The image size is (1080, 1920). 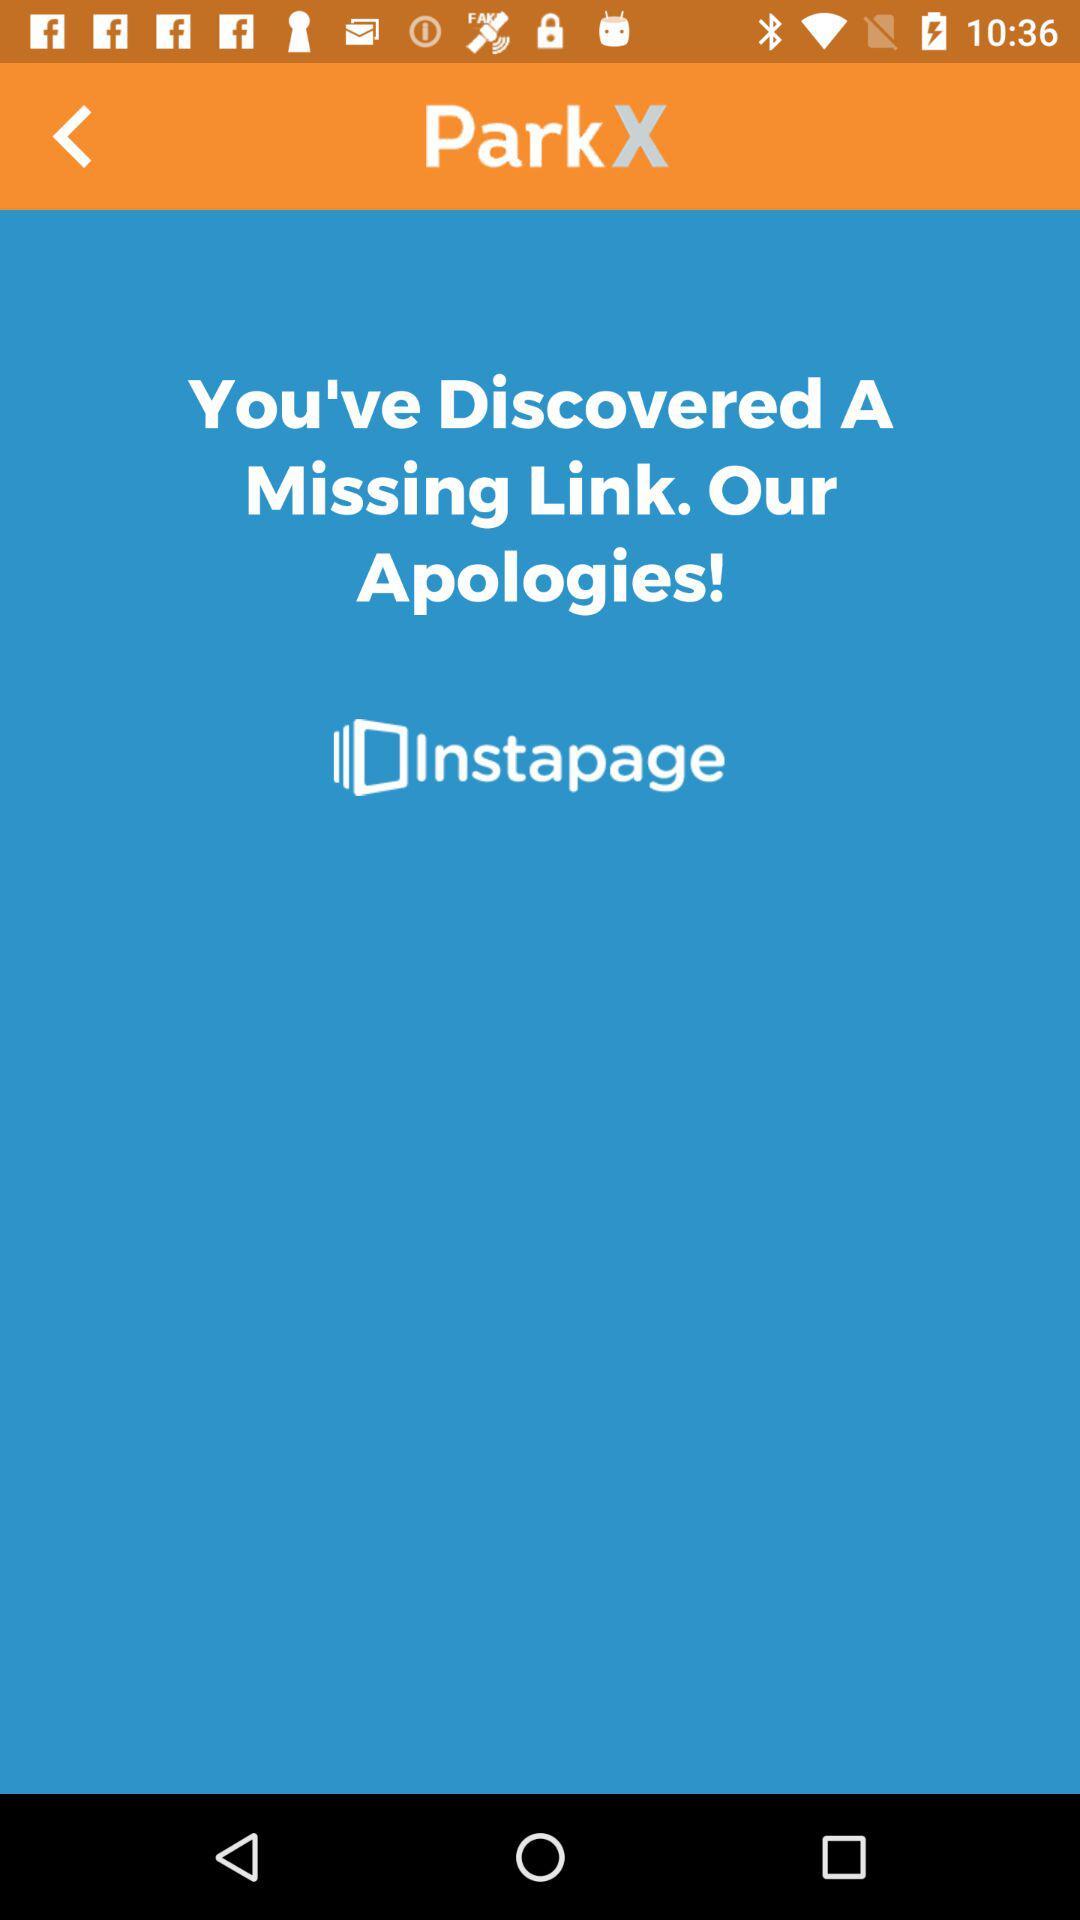 What do you see at coordinates (72, 135) in the screenshot?
I see `previous` at bounding box center [72, 135].